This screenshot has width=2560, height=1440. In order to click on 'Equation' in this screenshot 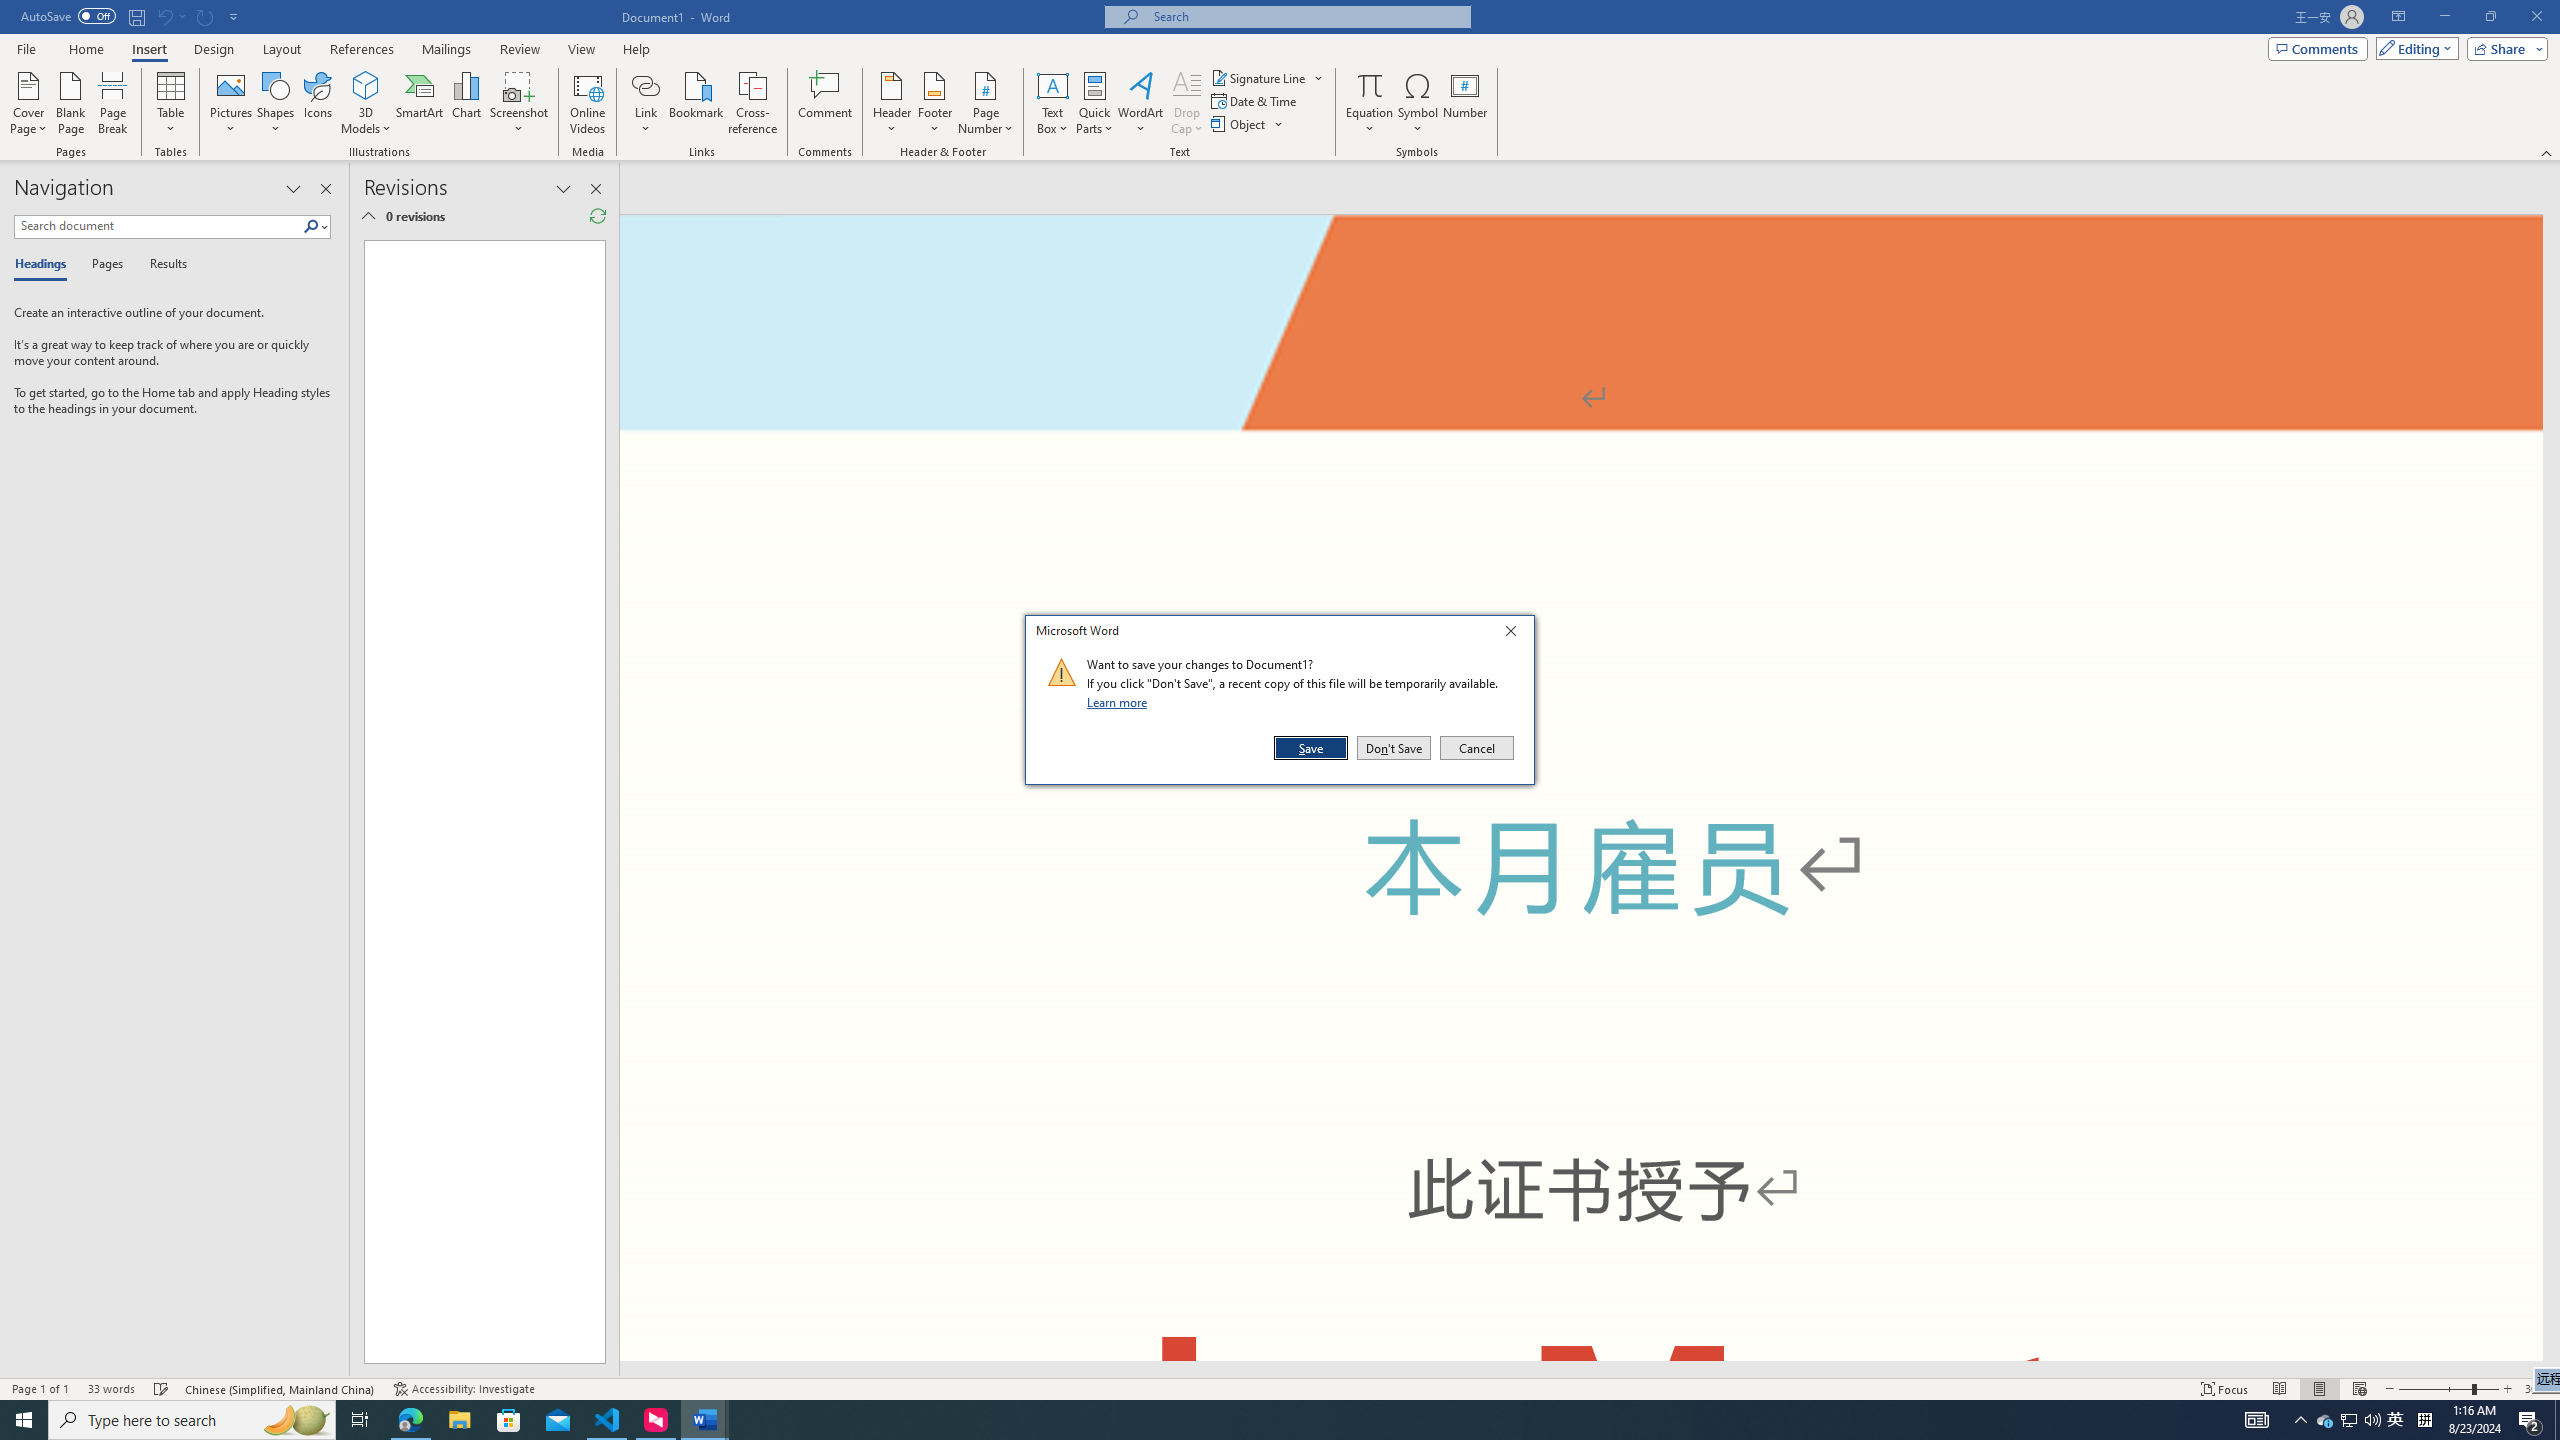, I will do `click(1369, 103)`.